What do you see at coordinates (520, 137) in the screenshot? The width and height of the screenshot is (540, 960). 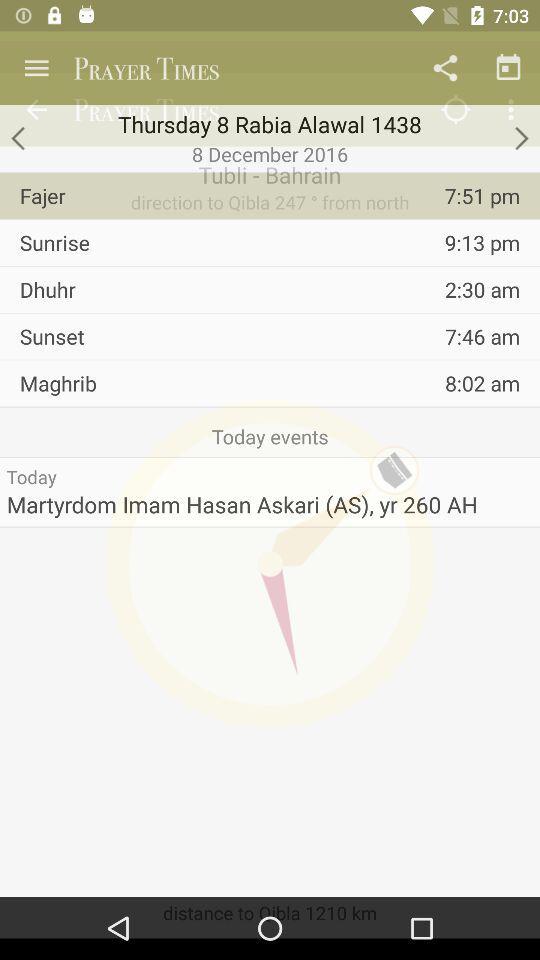 I see `next` at bounding box center [520, 137].